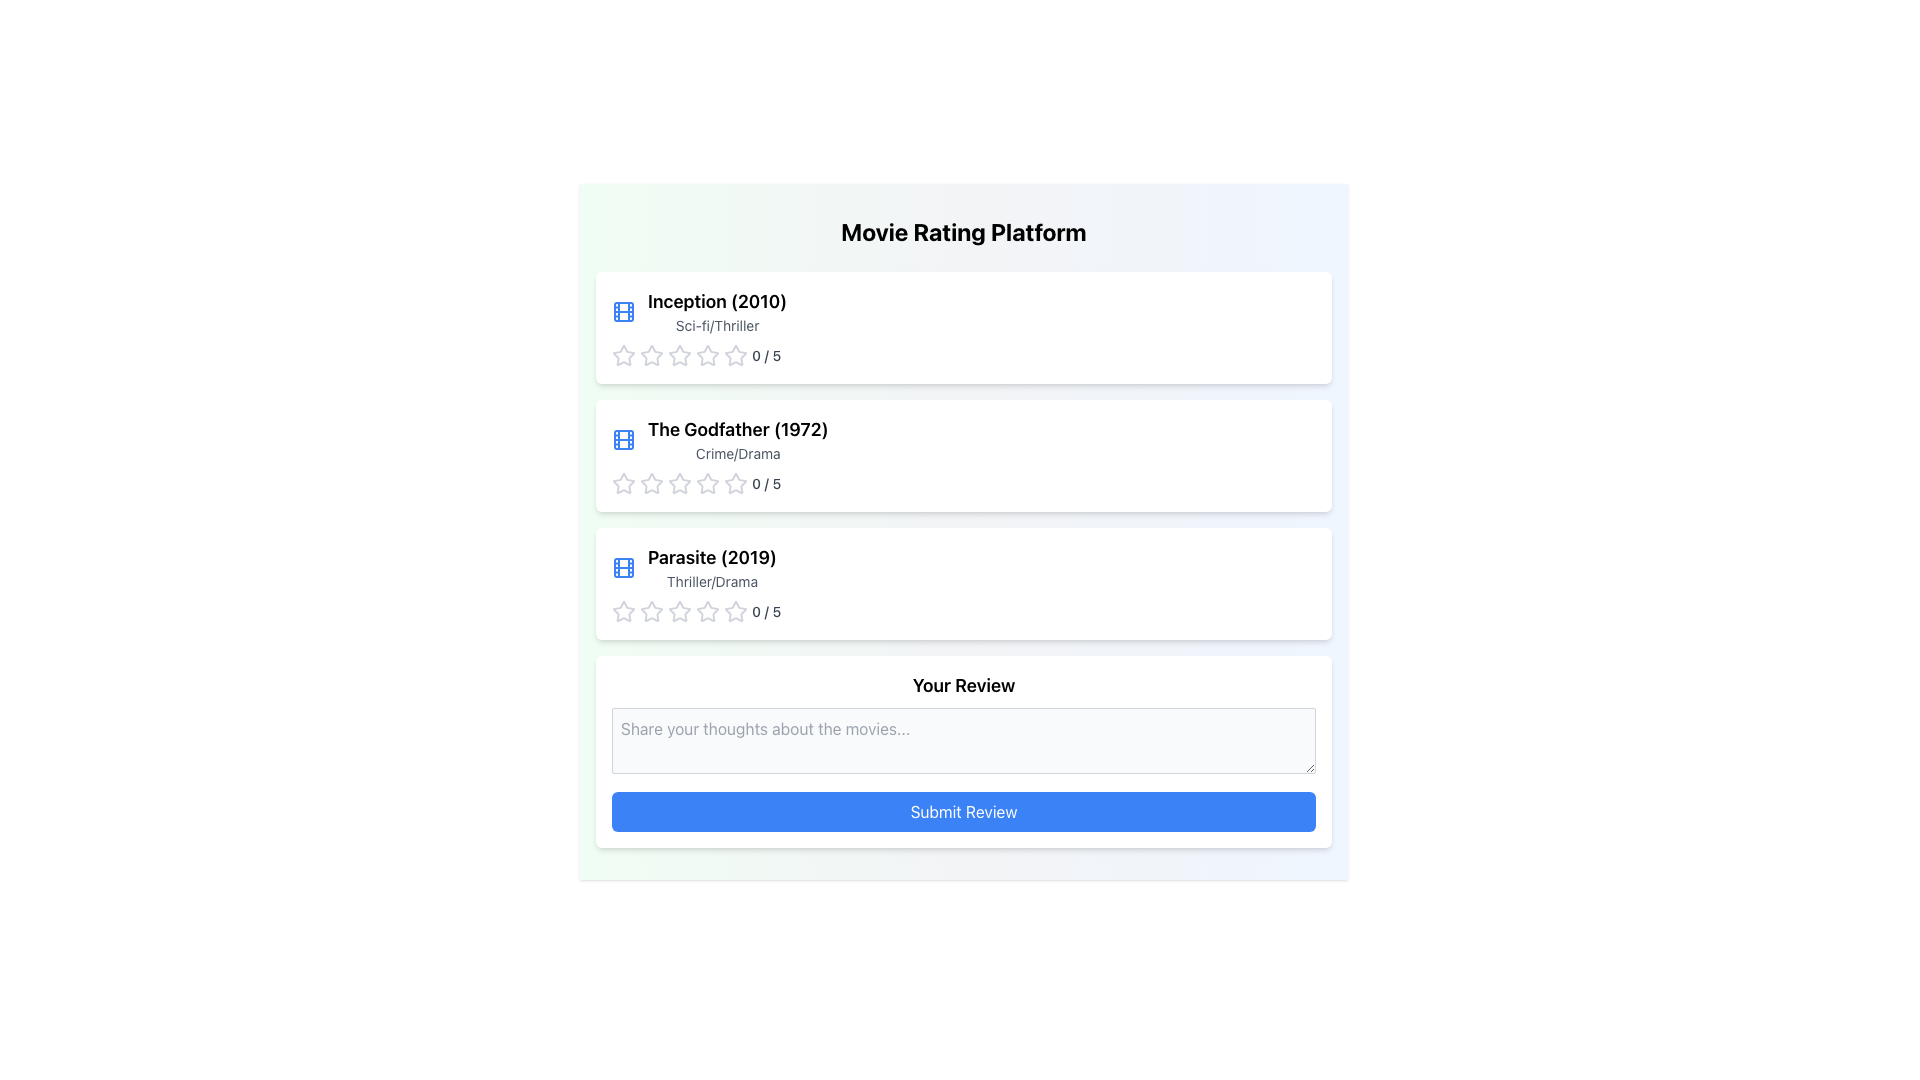  Describe the element at coordinates (623, 567) in the screenshot. I see `the movie icon located to the left of the text block for 'Parasite (2019)' in the third row of the list` at that location.